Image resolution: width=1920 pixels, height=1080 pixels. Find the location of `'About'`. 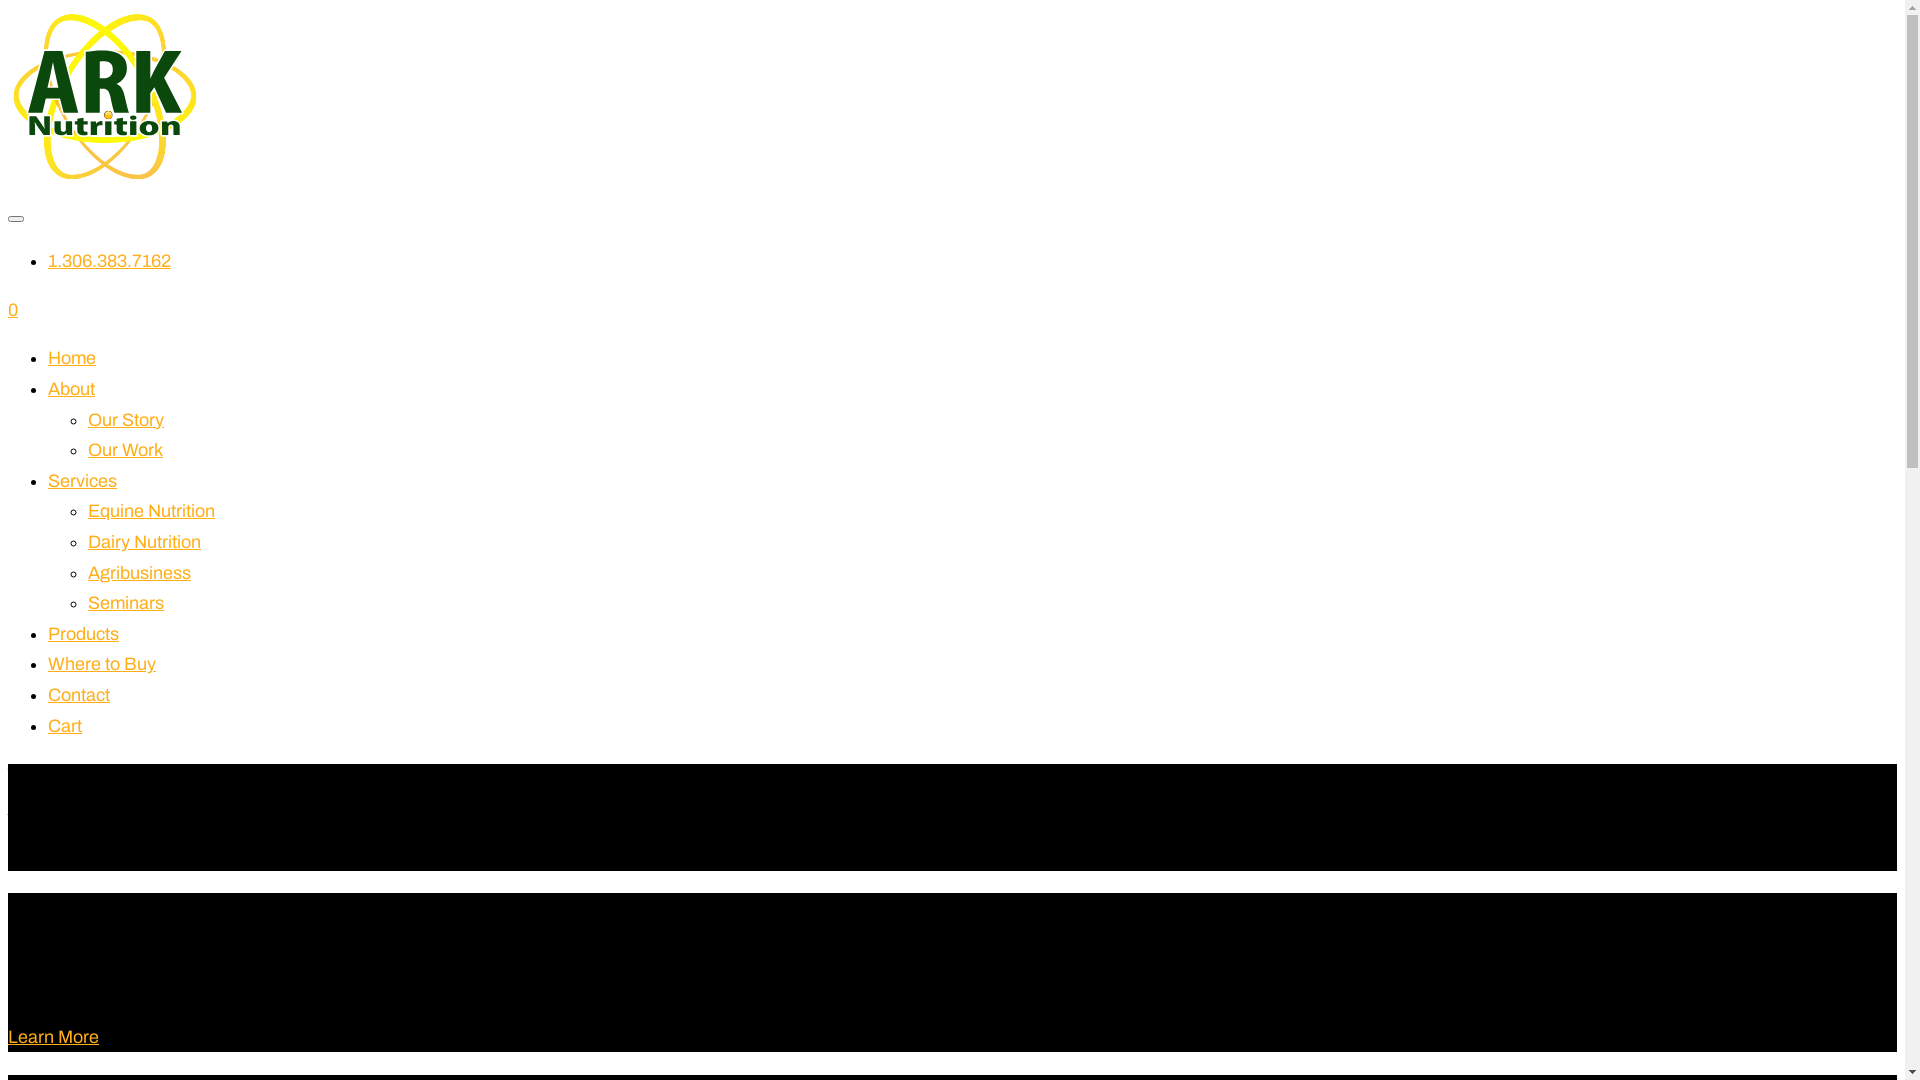

'About' is located at coordinates (71, 389).